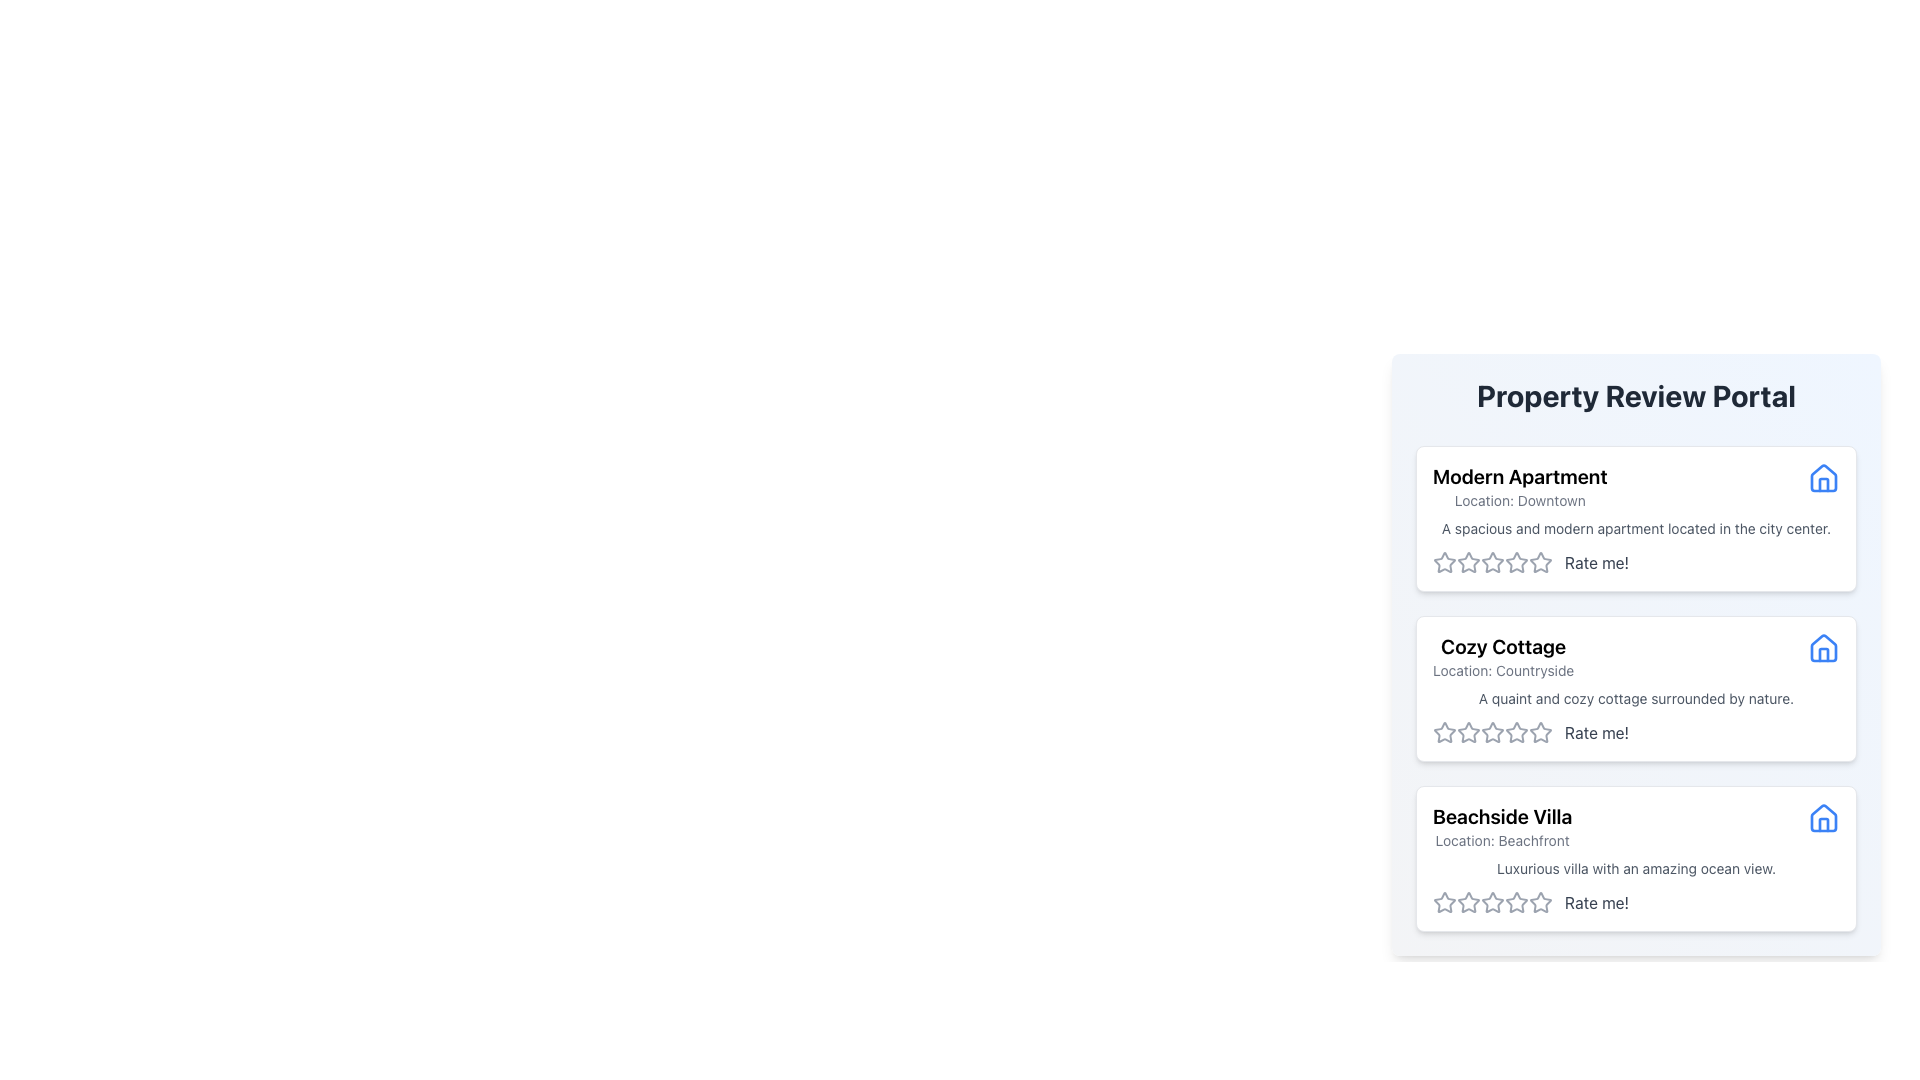 The height and width of the screenshot is (1080, 1920). What do you see at coordinates (1468, 563) in the screenshot?
I see `the second star in the five-star rating component under the 'Modern Apartment' card in the 'Property Review Portal' interface` at bounding box center [1468, 563].